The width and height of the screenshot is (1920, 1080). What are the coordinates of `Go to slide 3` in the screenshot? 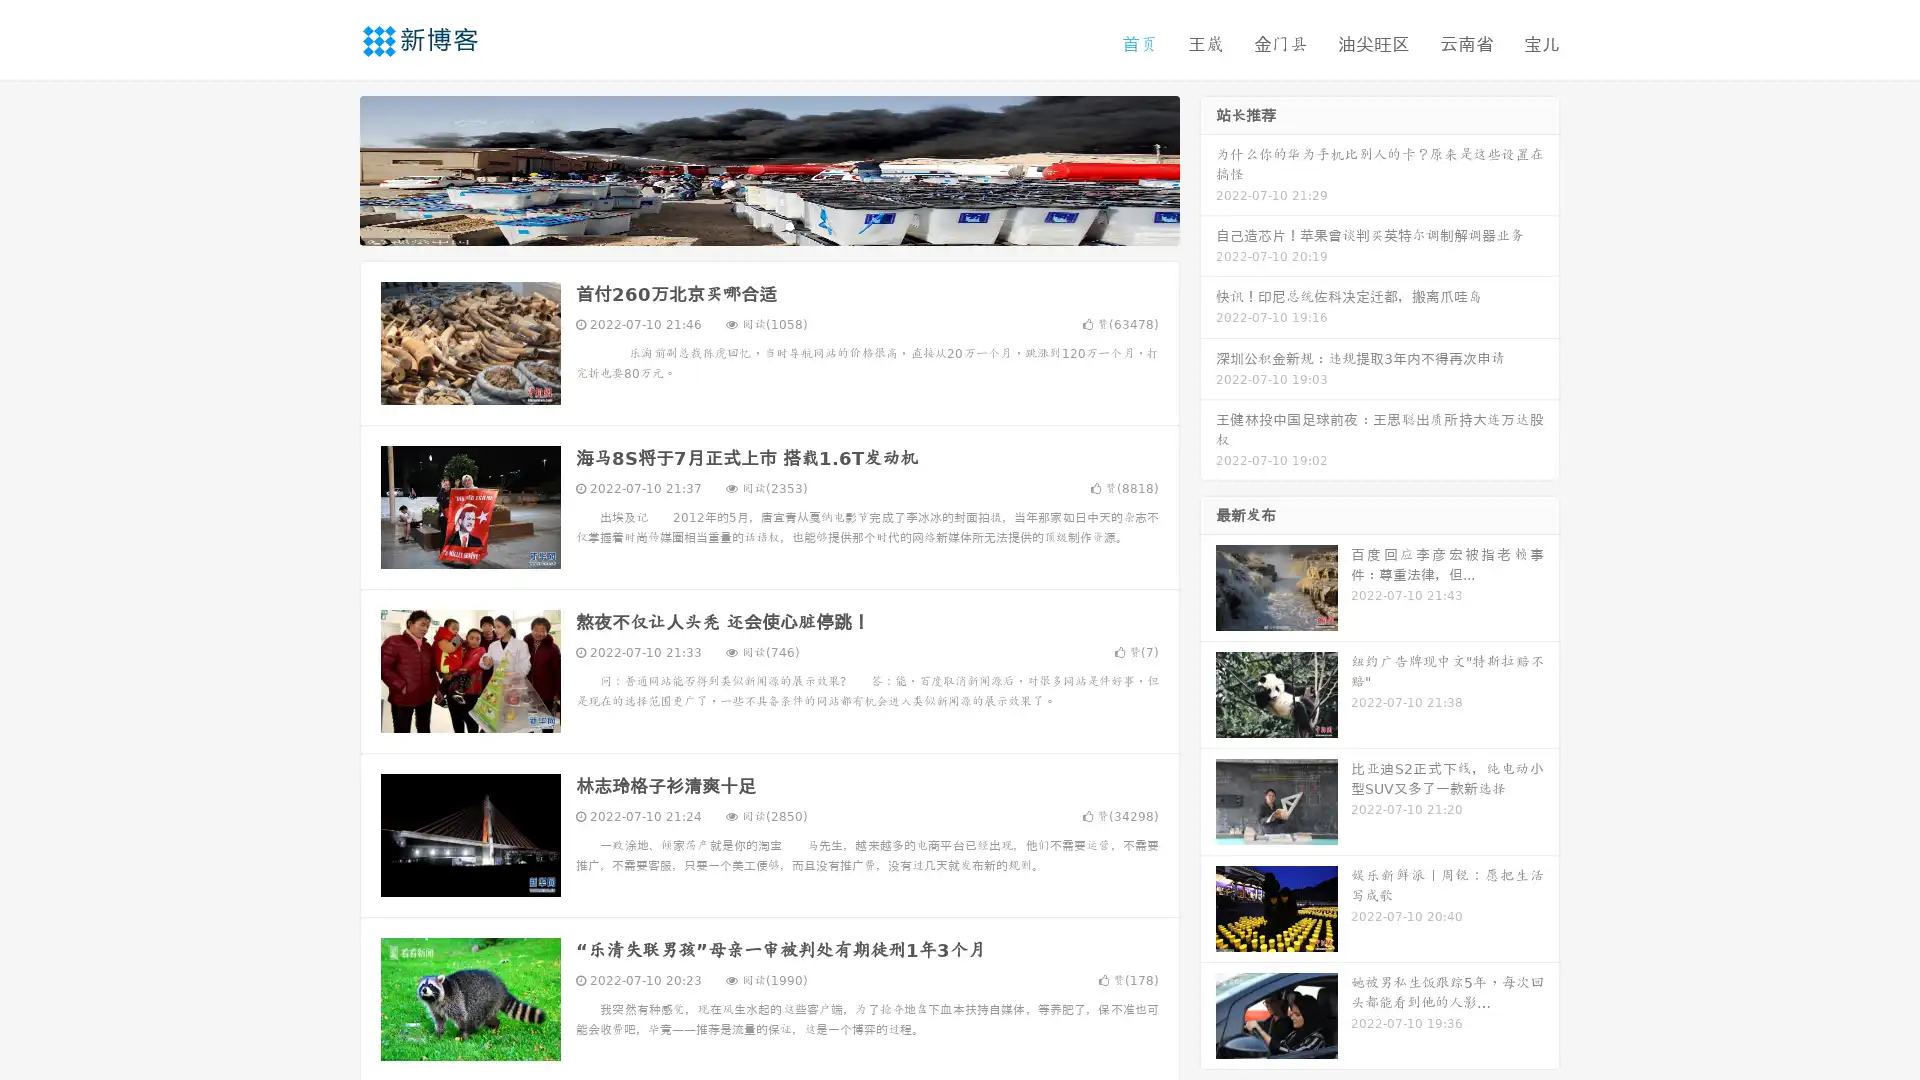 It's located at (789, 225).